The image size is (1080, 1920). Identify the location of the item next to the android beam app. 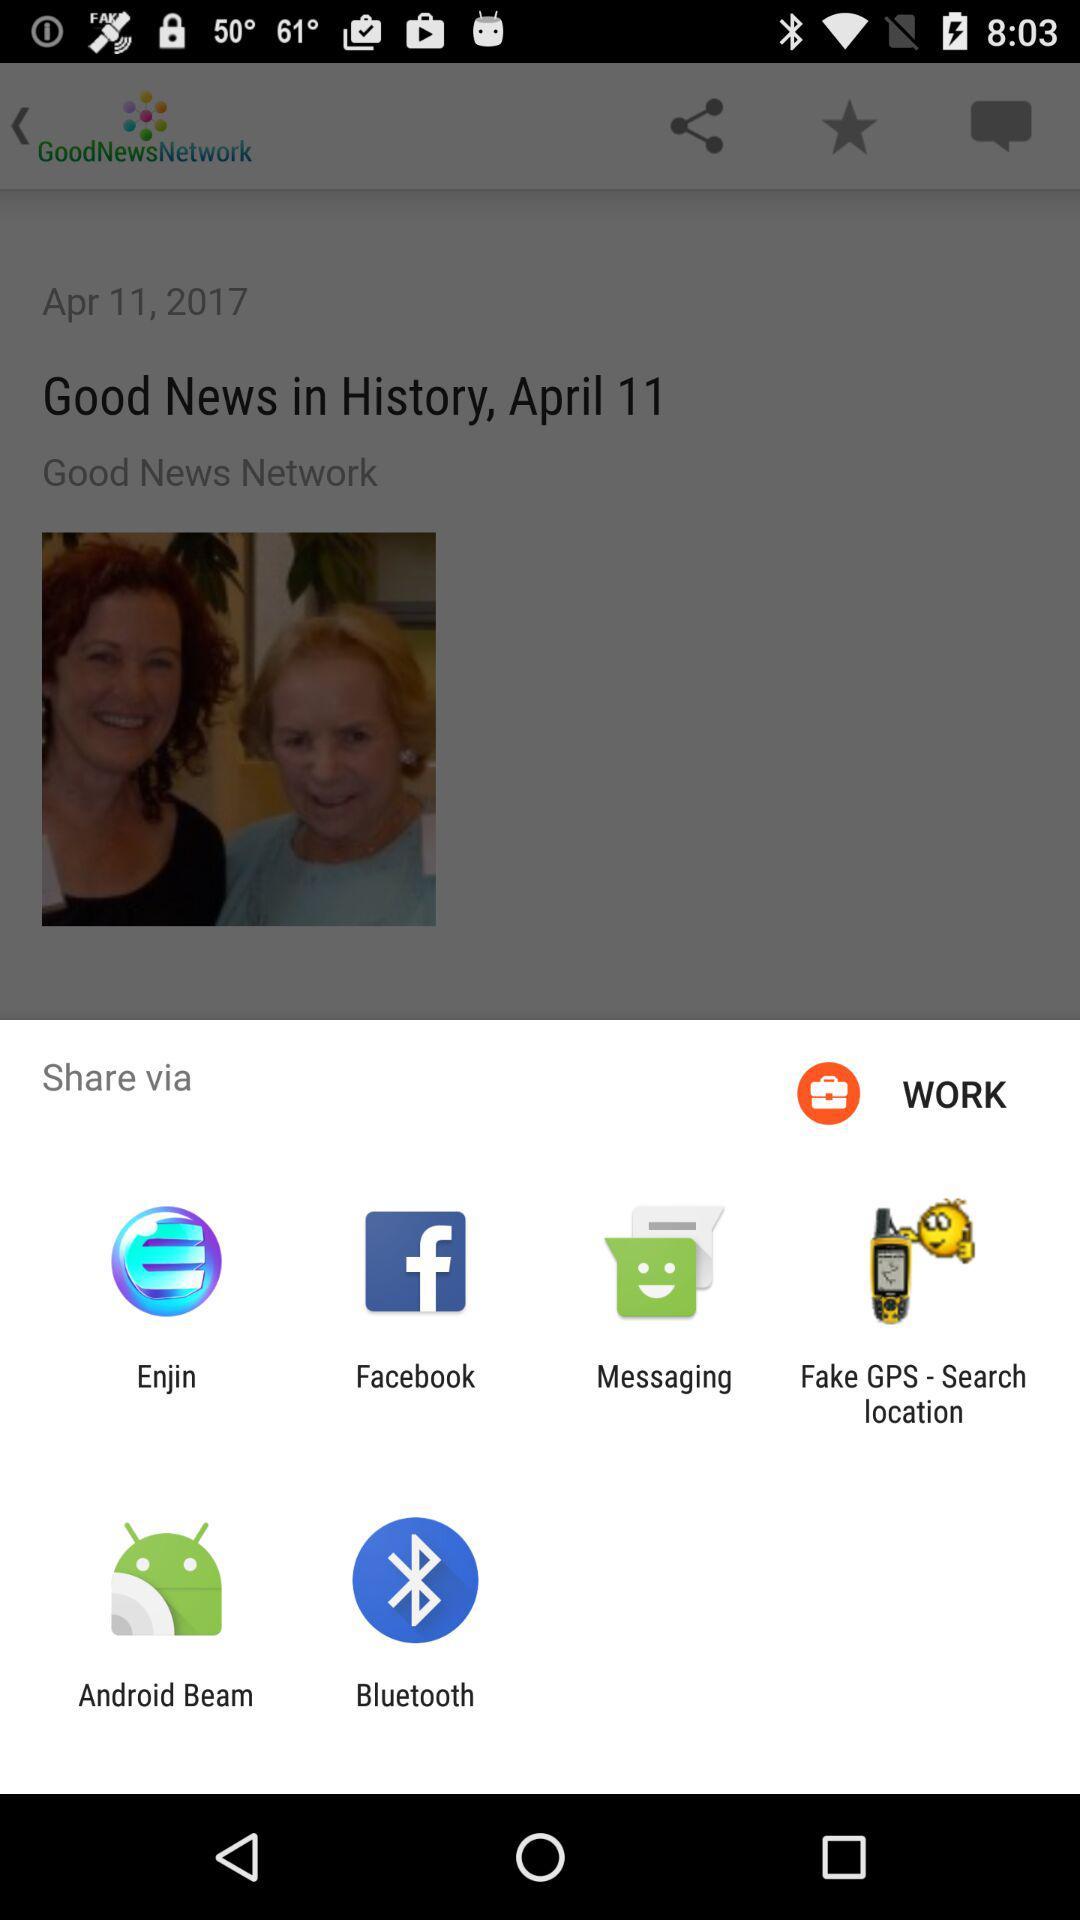
(414, 1711).